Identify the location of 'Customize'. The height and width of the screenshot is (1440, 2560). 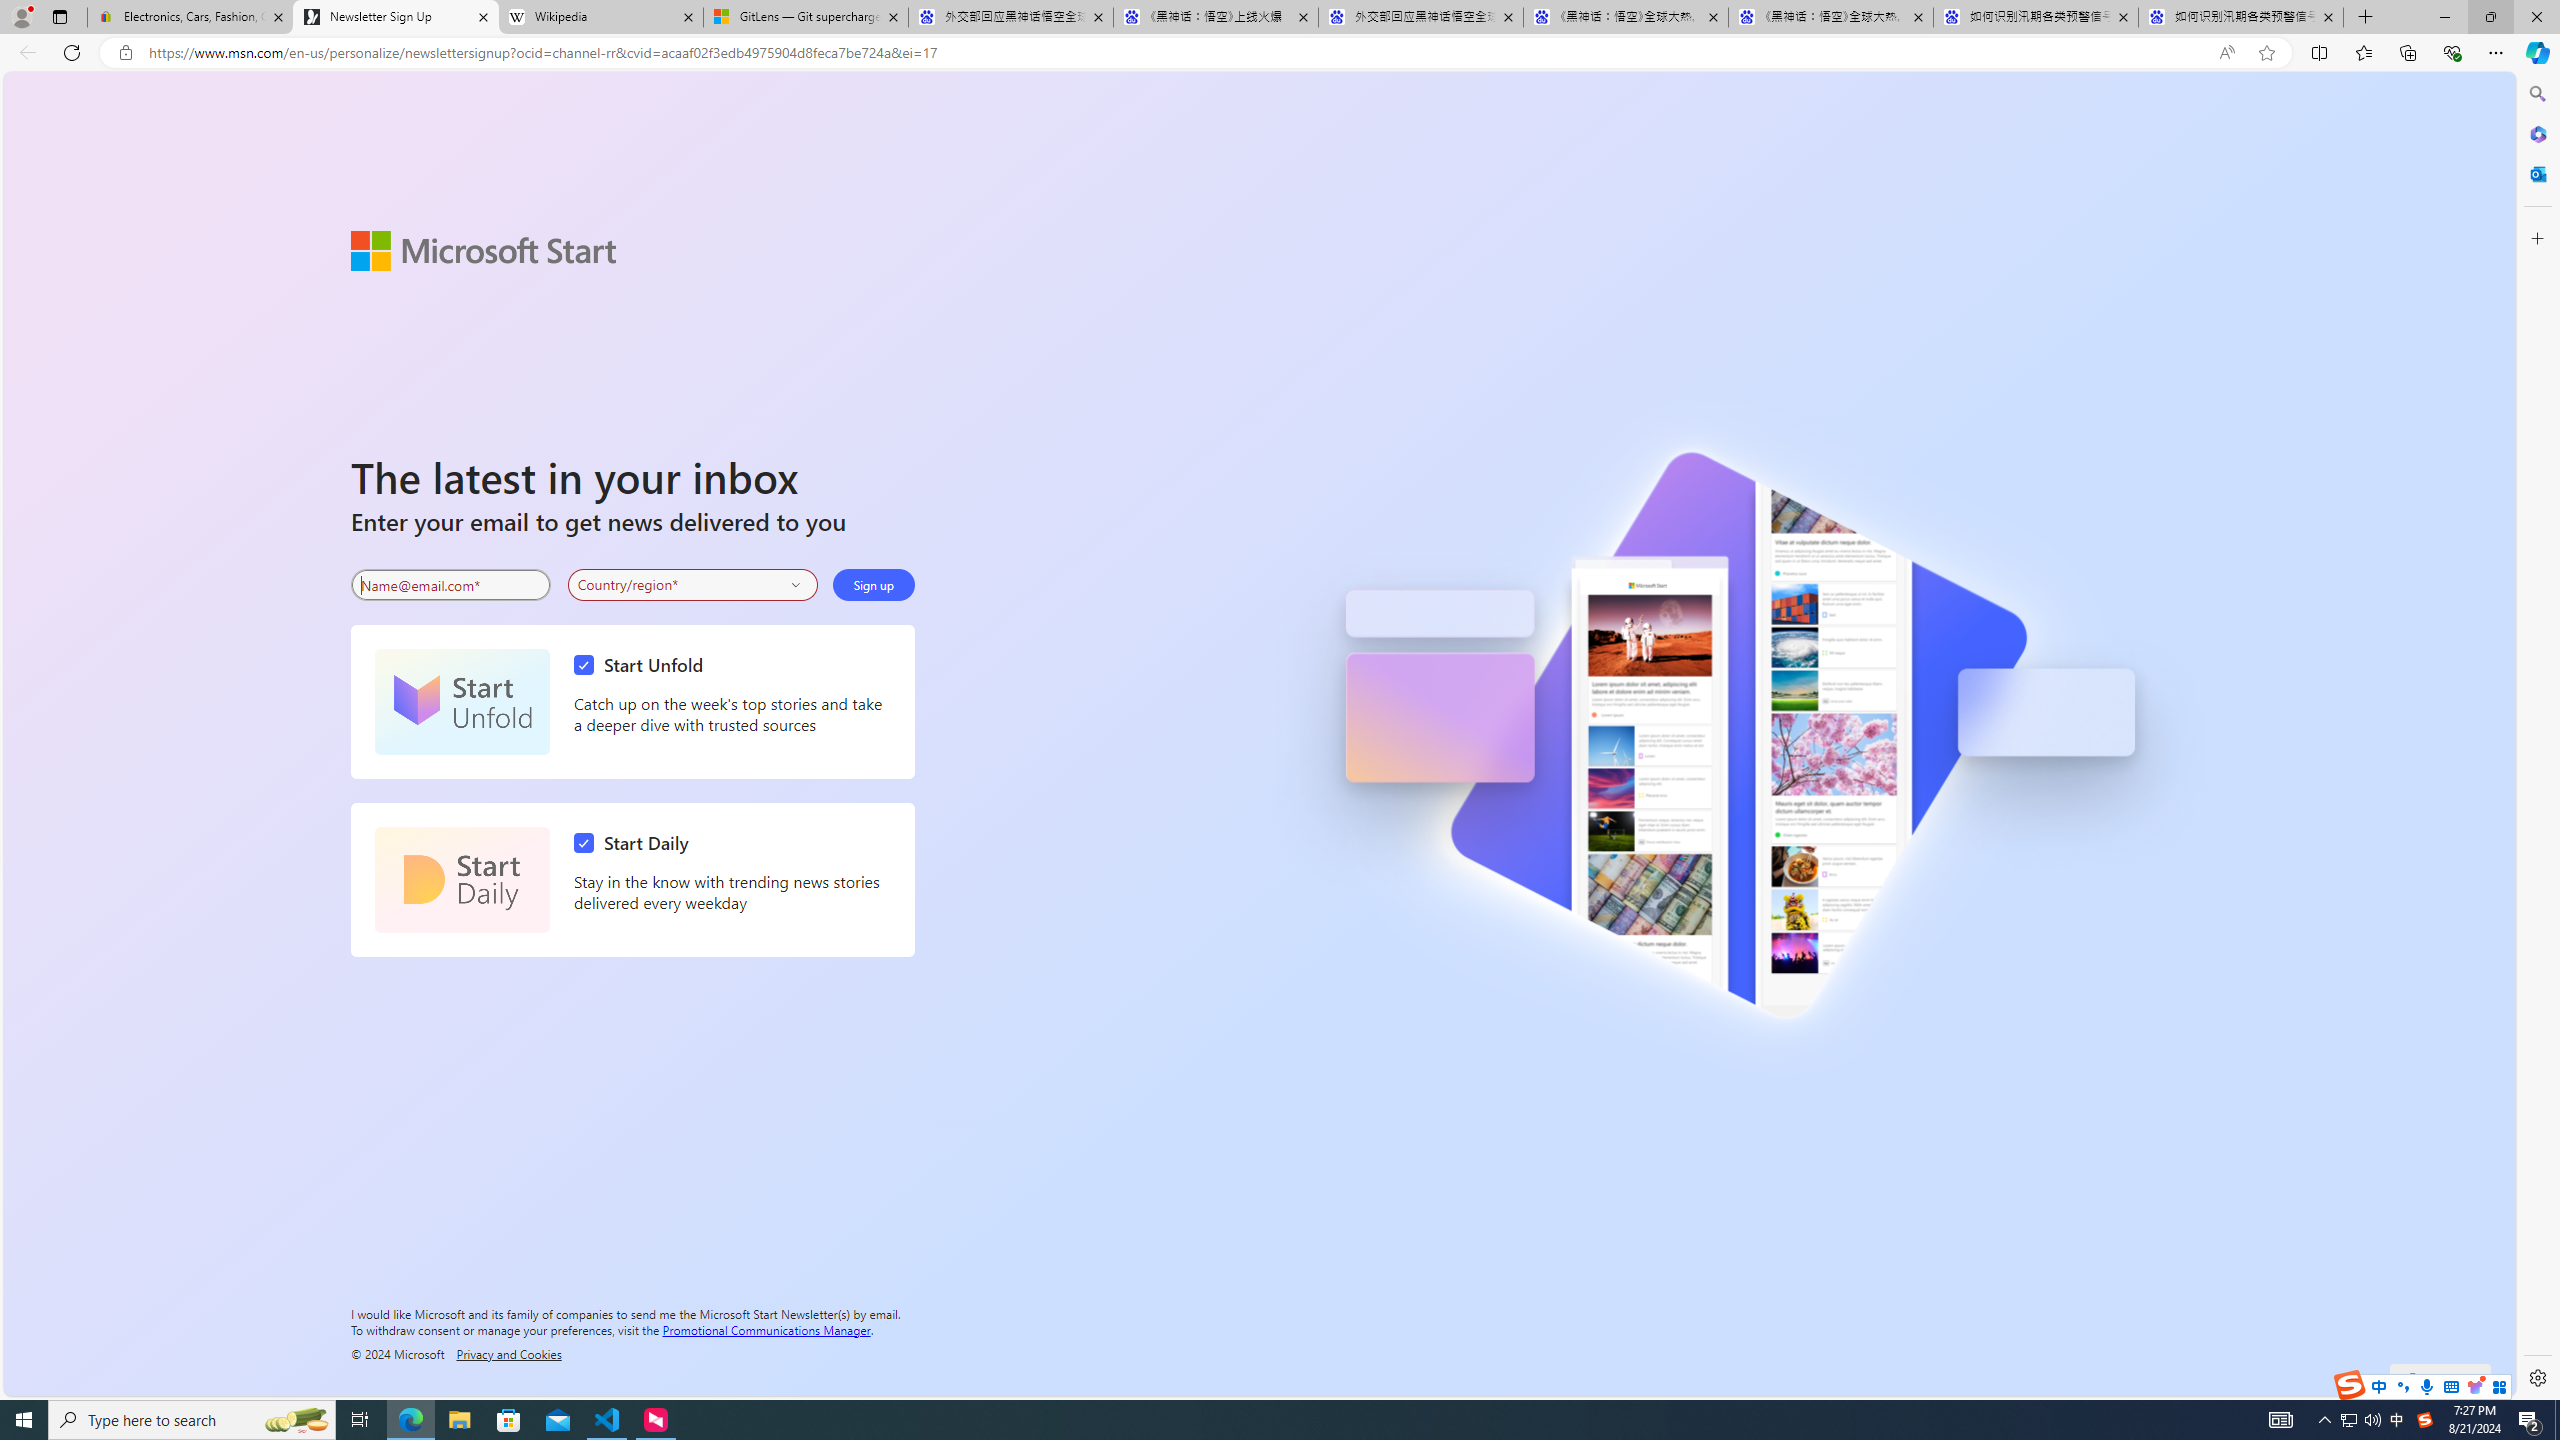
(2535, 237).